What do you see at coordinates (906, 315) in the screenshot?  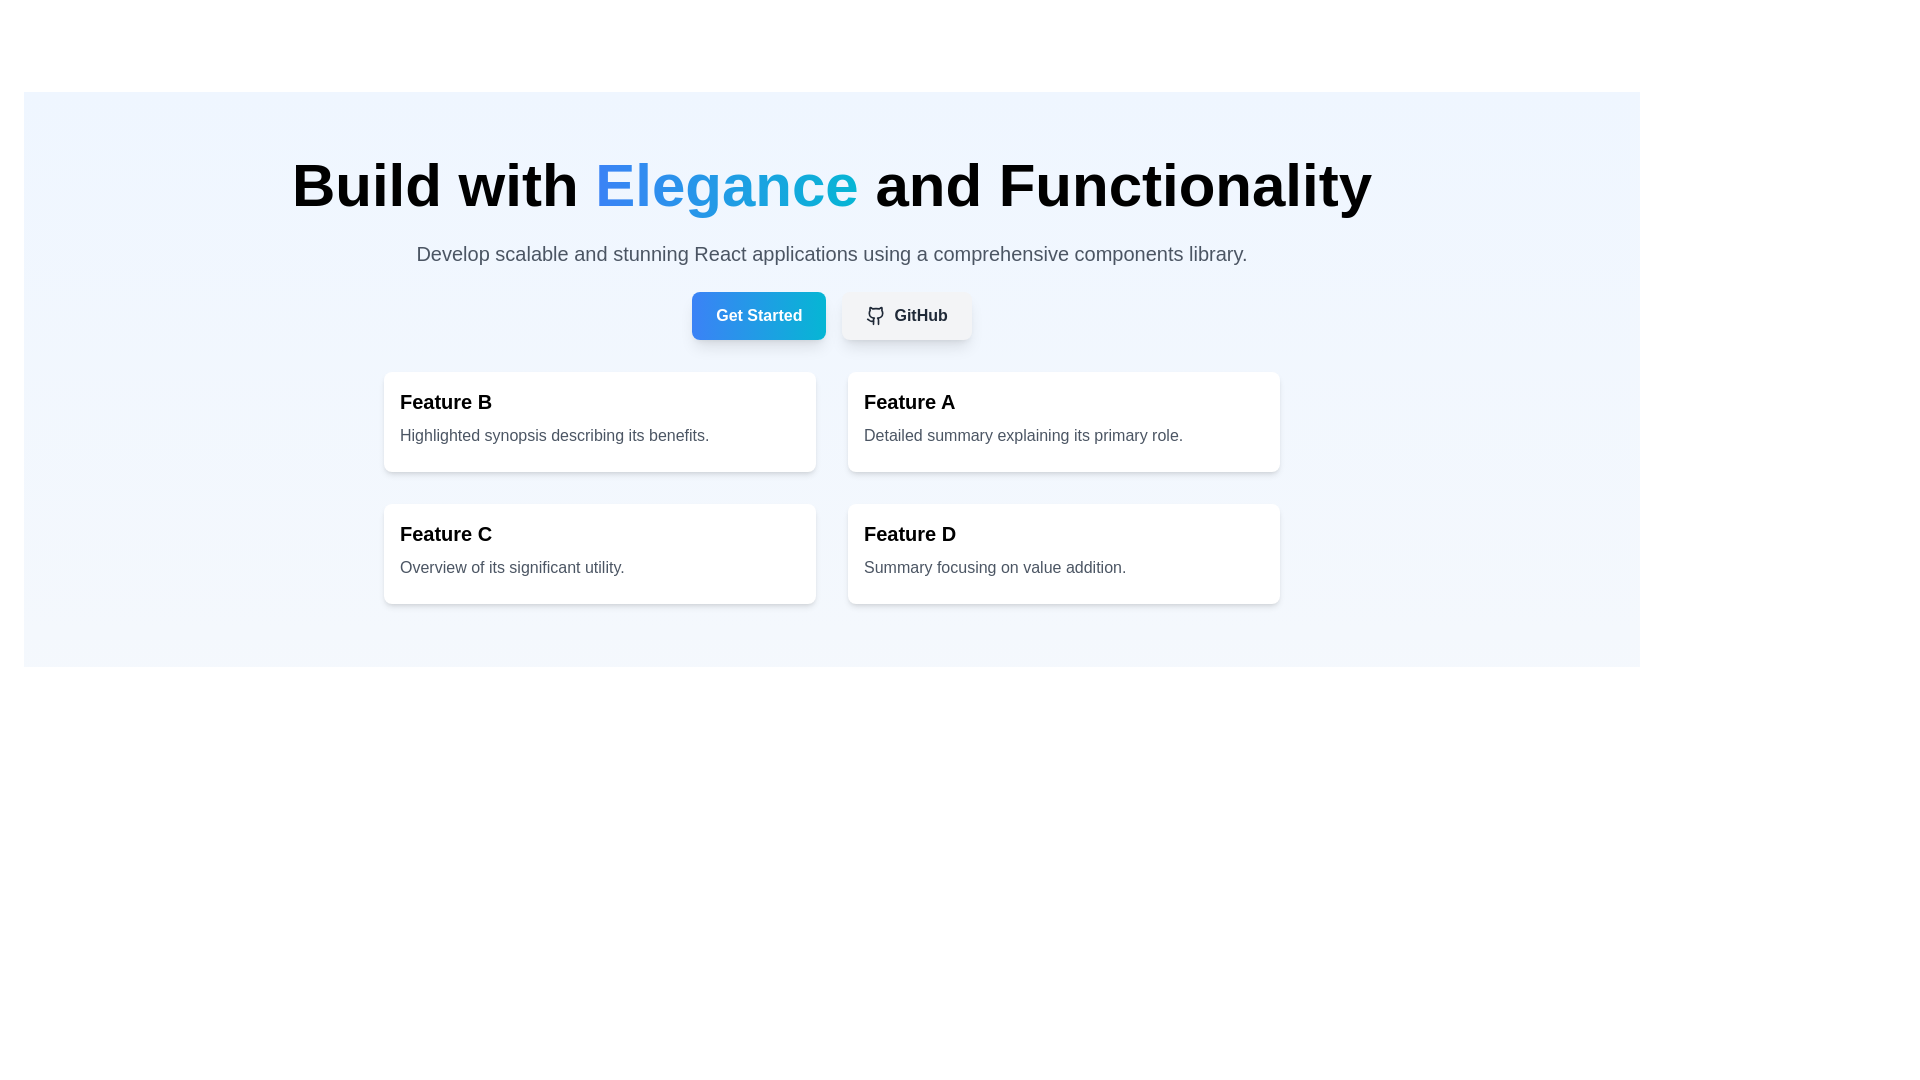 I see `the GitHub button with a light gray background and GitHub icon` at bounding box center [906, 315].